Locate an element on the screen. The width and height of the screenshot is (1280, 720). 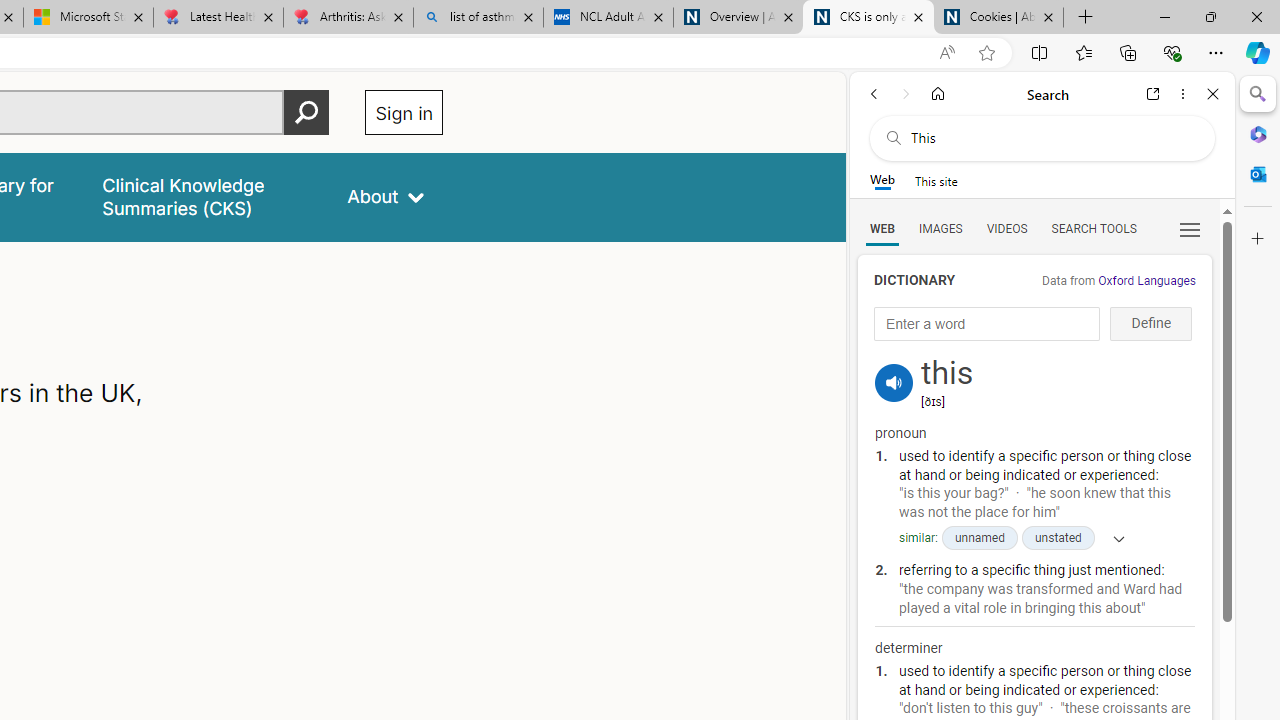
'Preferences' is located at coordinates (1189, 227).